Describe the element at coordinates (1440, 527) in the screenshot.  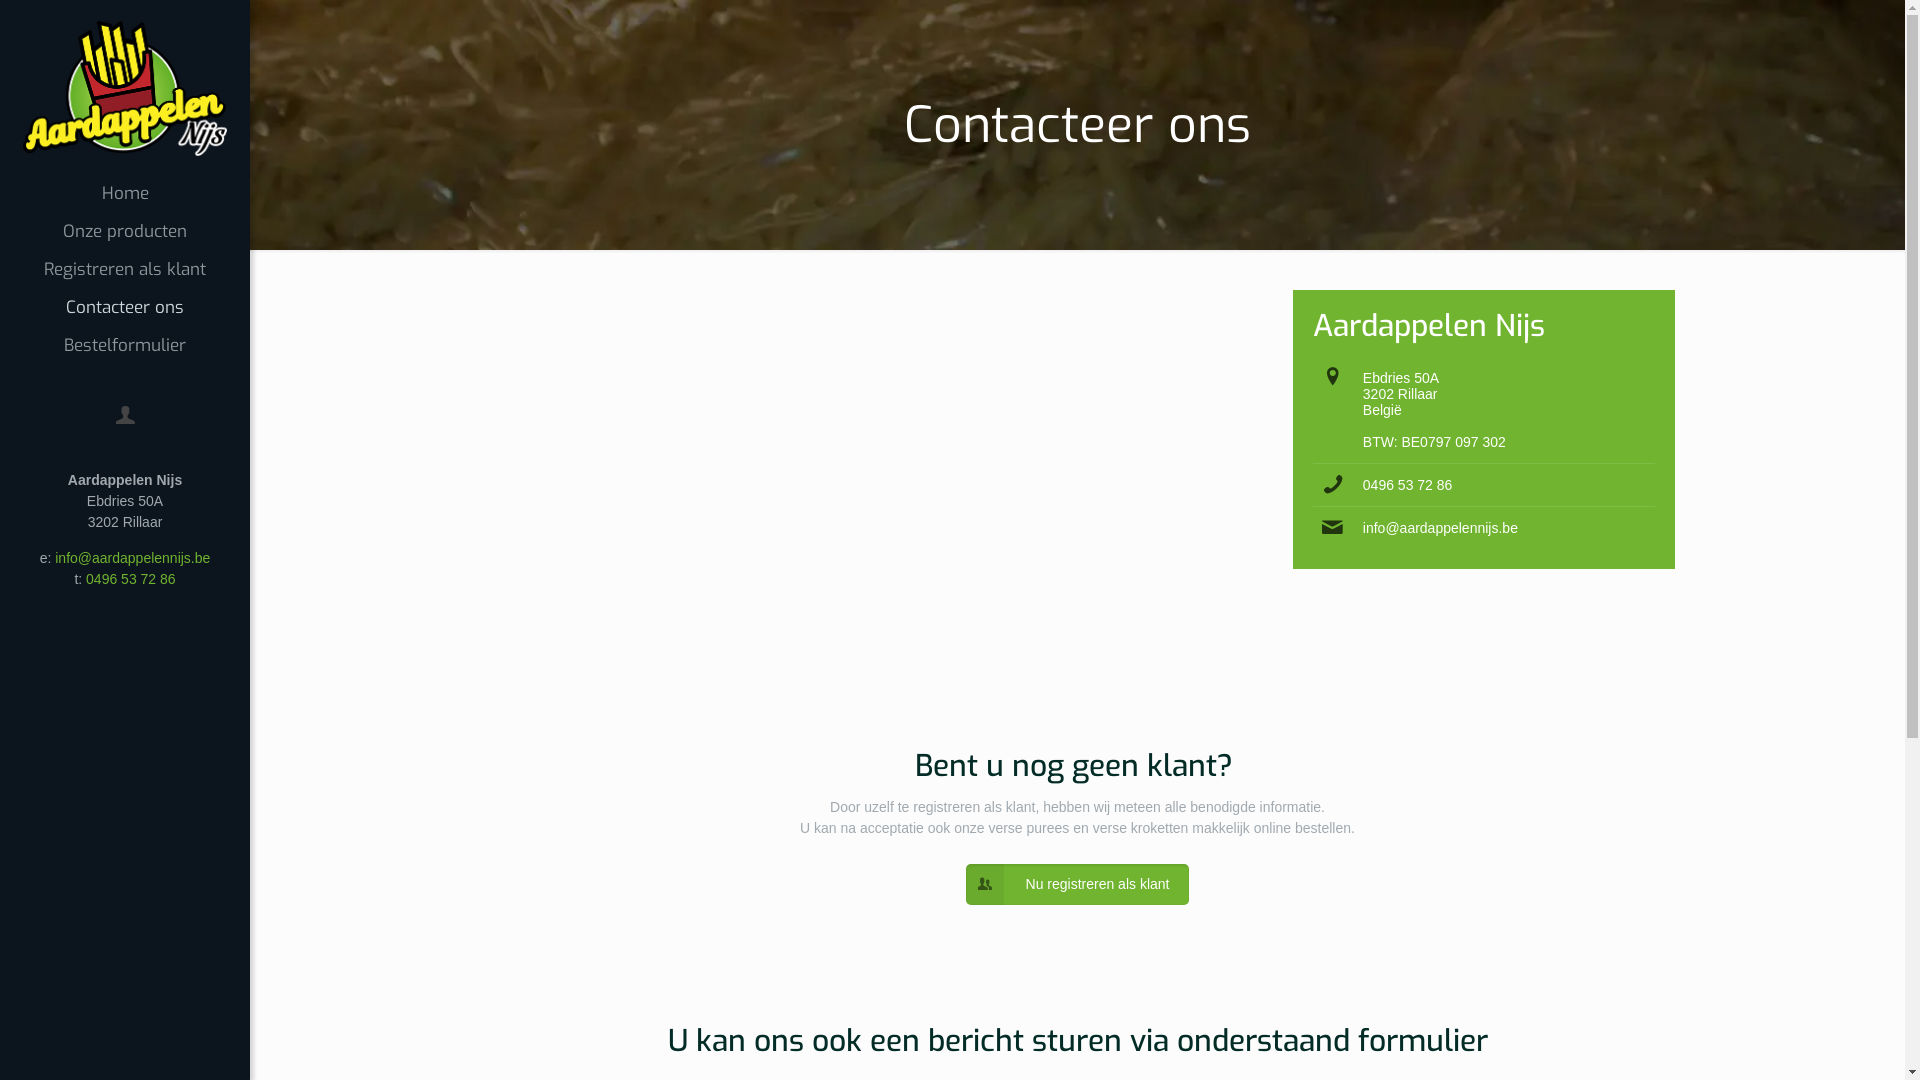
I see `'info@aardappelennijs.be'` at that location.